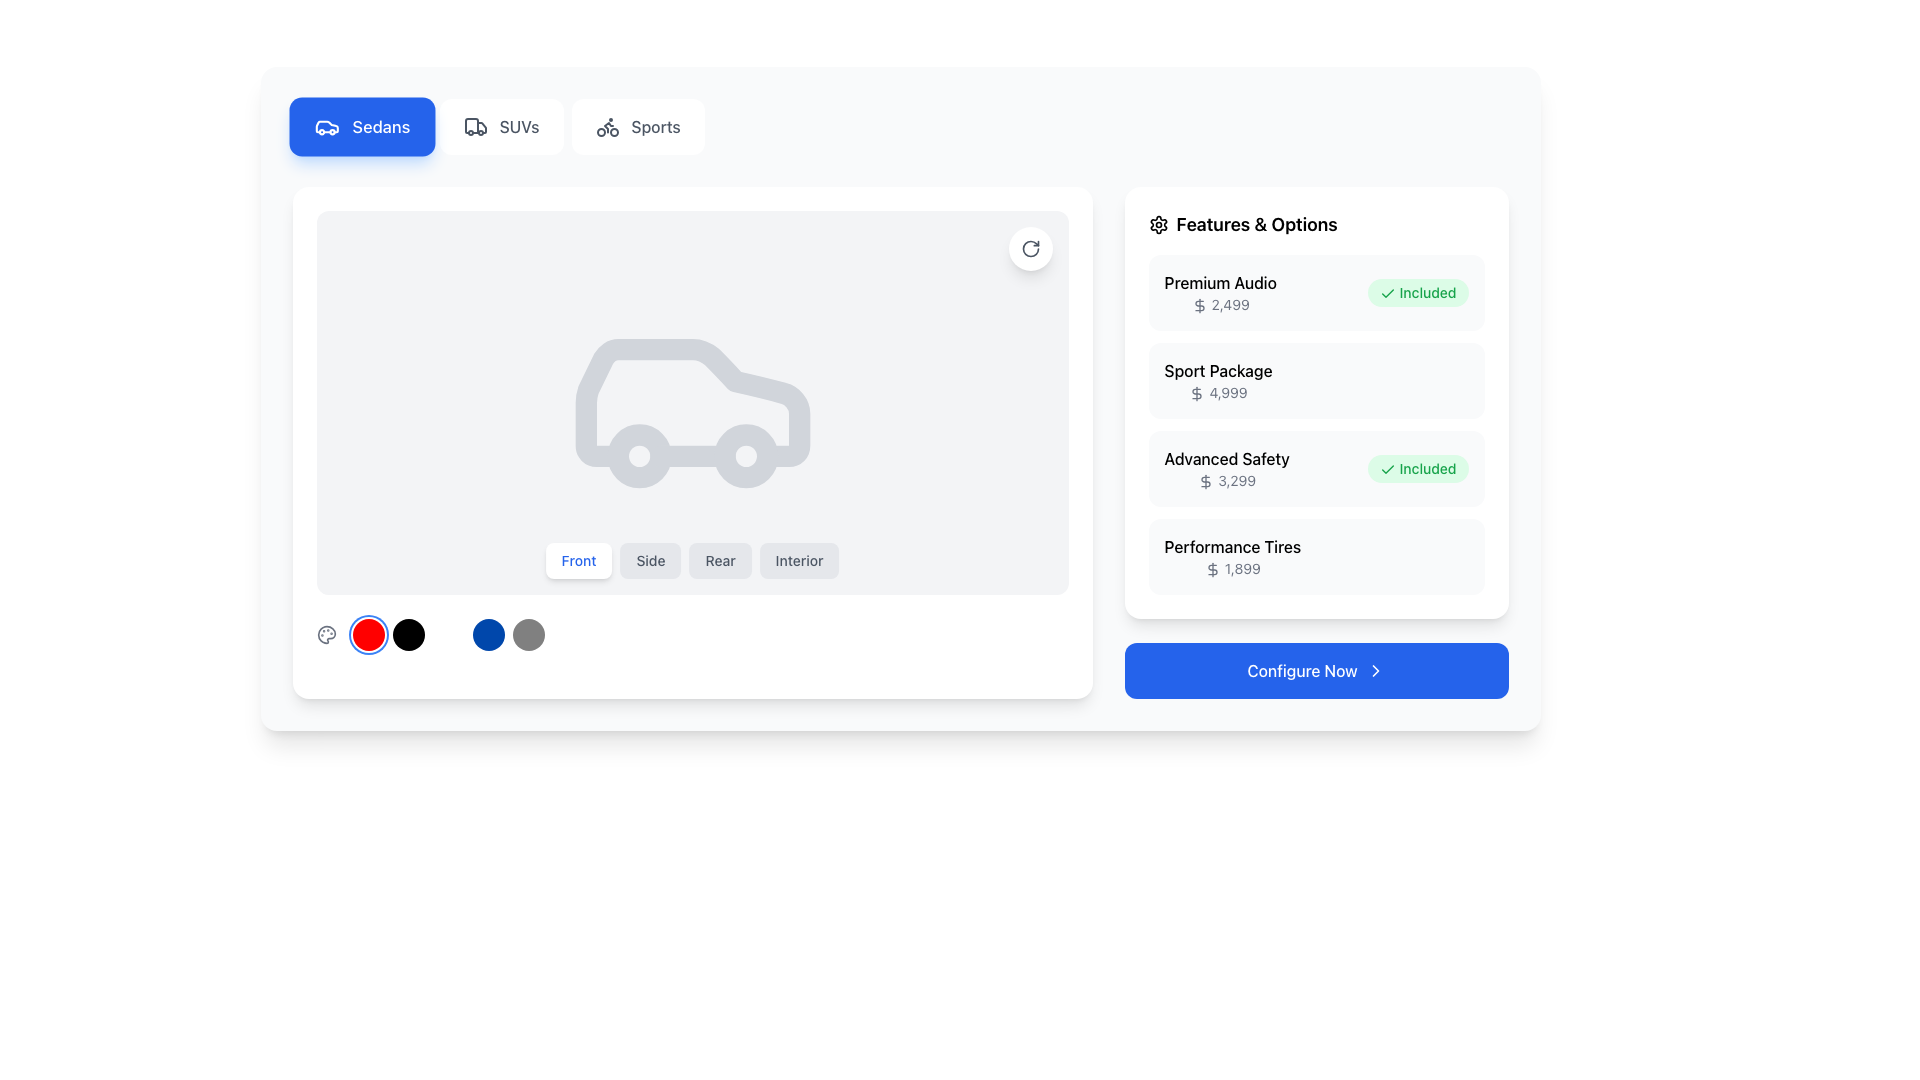 Image resolution: width=1920 pixels, height=1080 pixels. Describe the element at coordinates (720, 560) in the screenshot. I see `the 'Rear' button, the third button in a group of four (Front, Side, Rear, Interior)` at that location.